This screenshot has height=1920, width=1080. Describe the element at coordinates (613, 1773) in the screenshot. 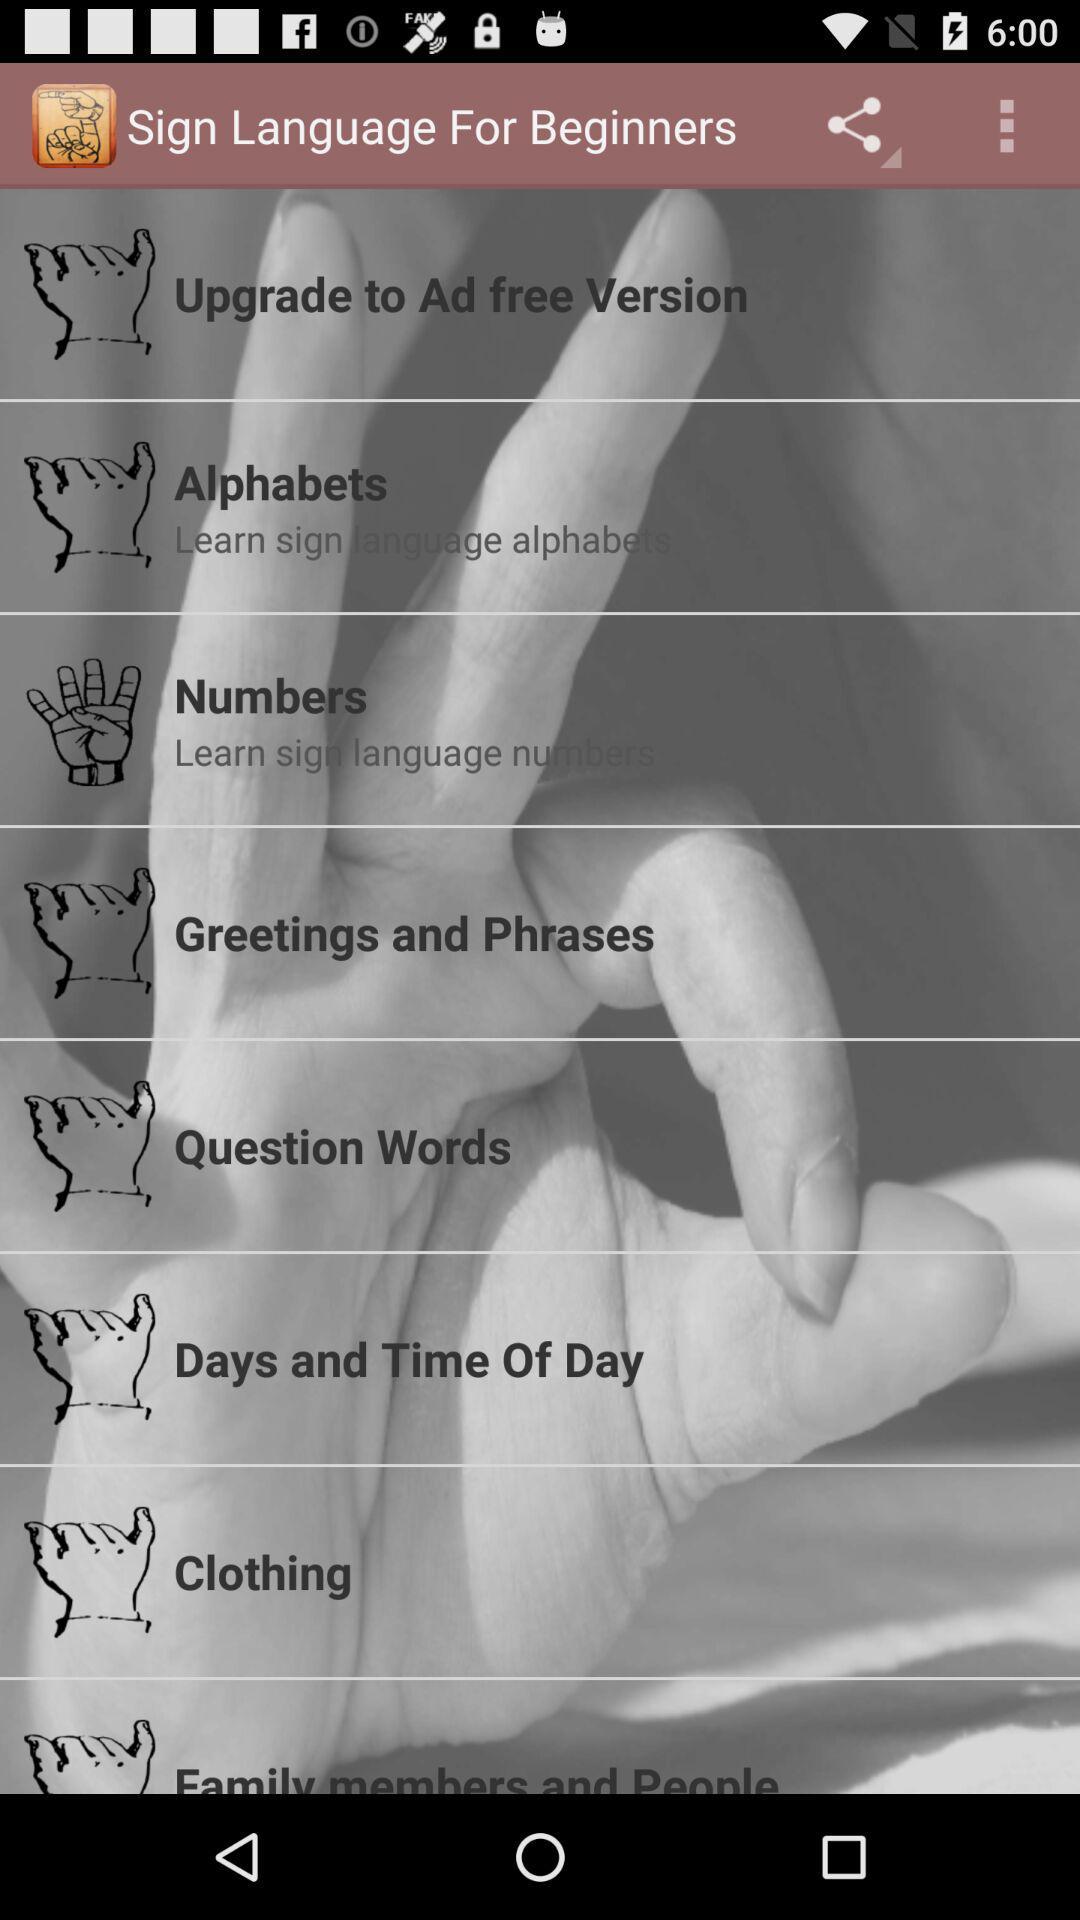

I see `the family members and app` at that location.